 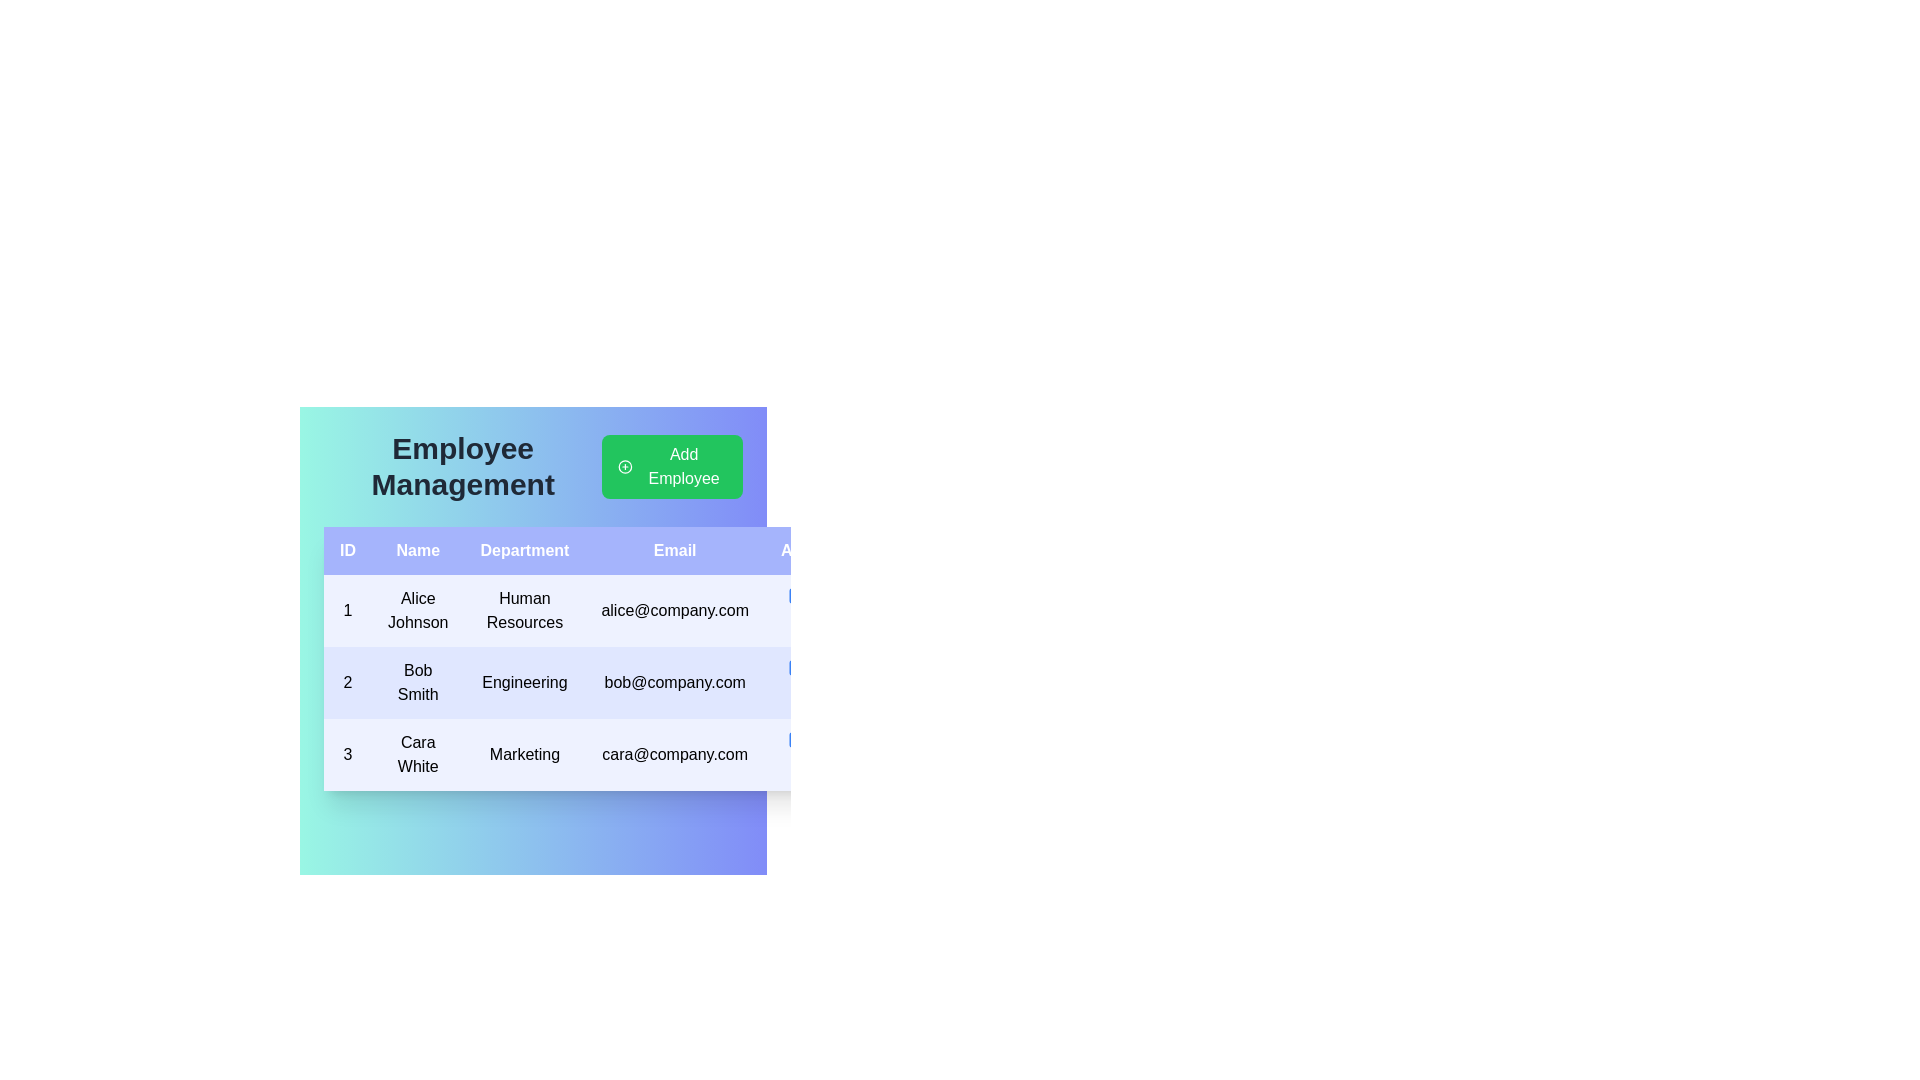 What do you see at coordinates (347, 609) in the screenshot?
I see `the static text field displaying '1' in the first cell of the 'ID' column in the 'Employee Management' table` at bounding box center [347, 609].